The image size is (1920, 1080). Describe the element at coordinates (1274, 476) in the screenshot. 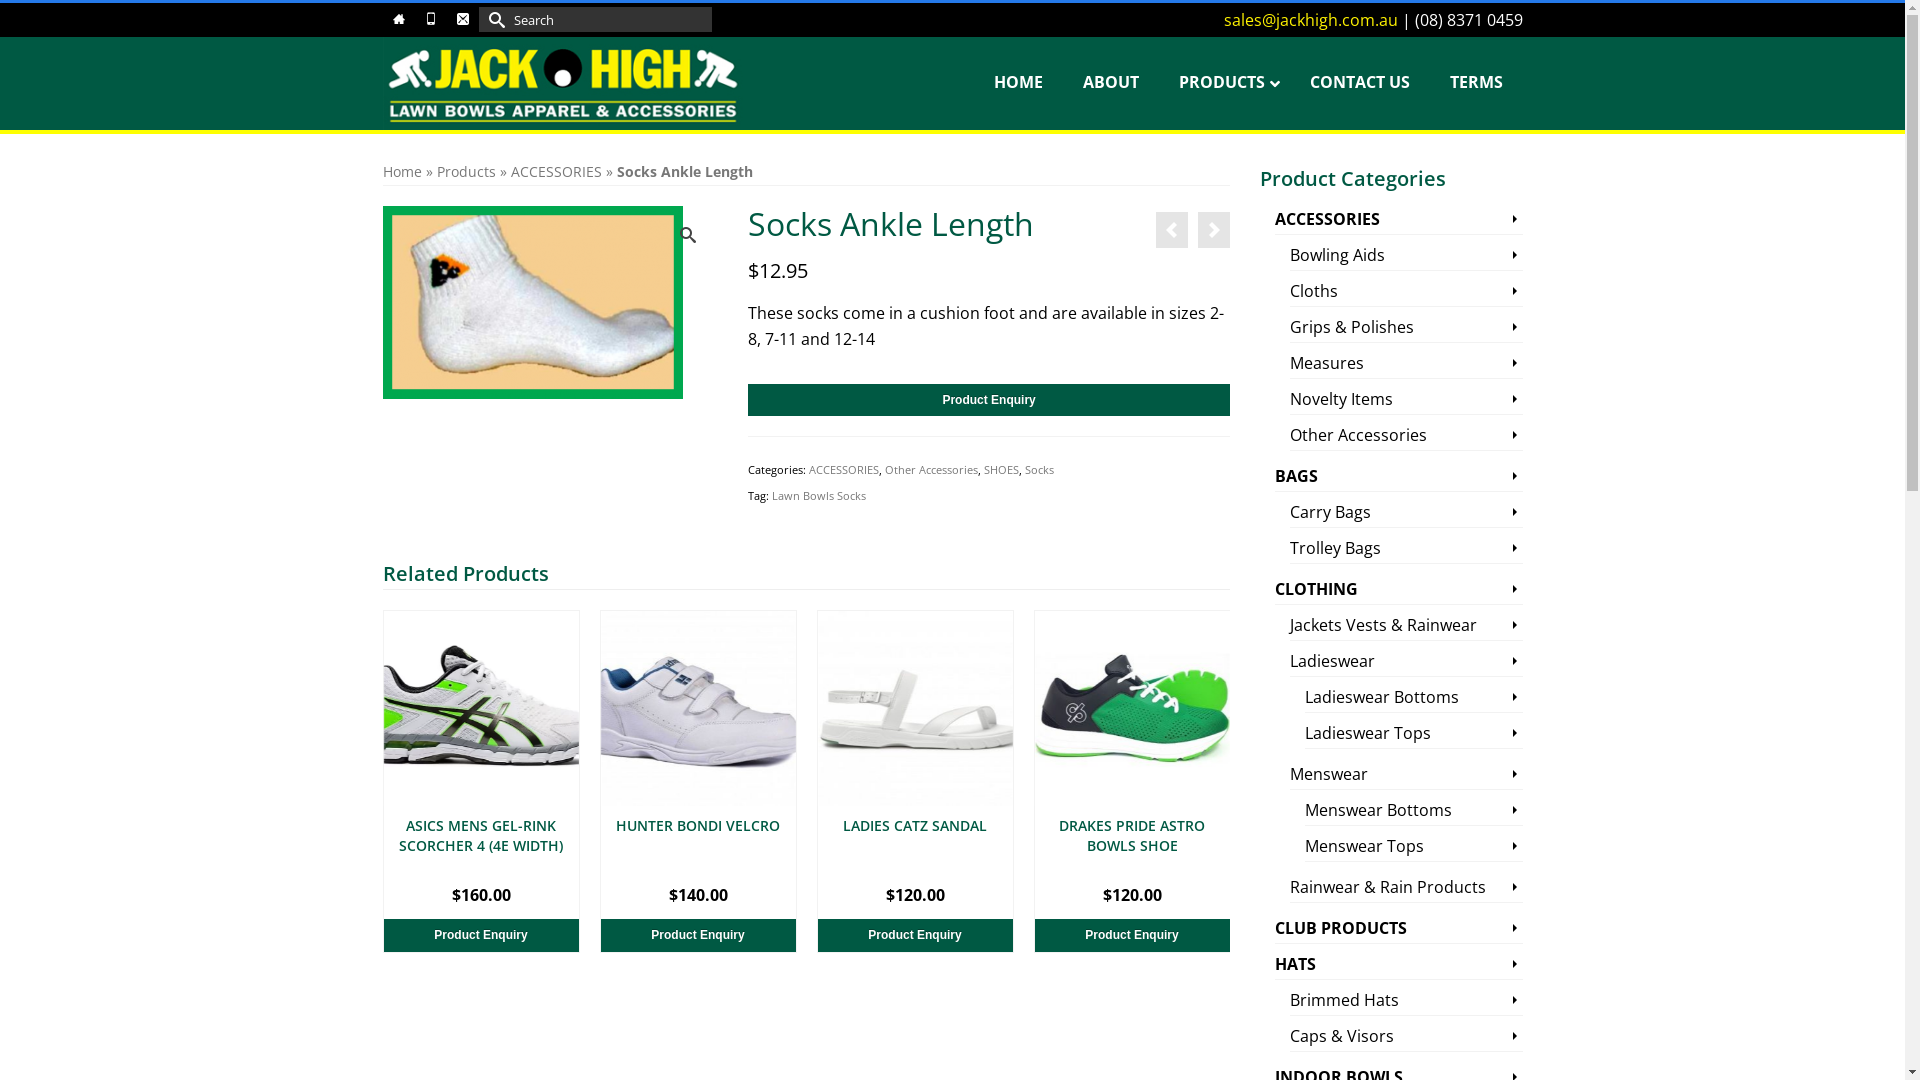

I see `'BAGS'` at that location.